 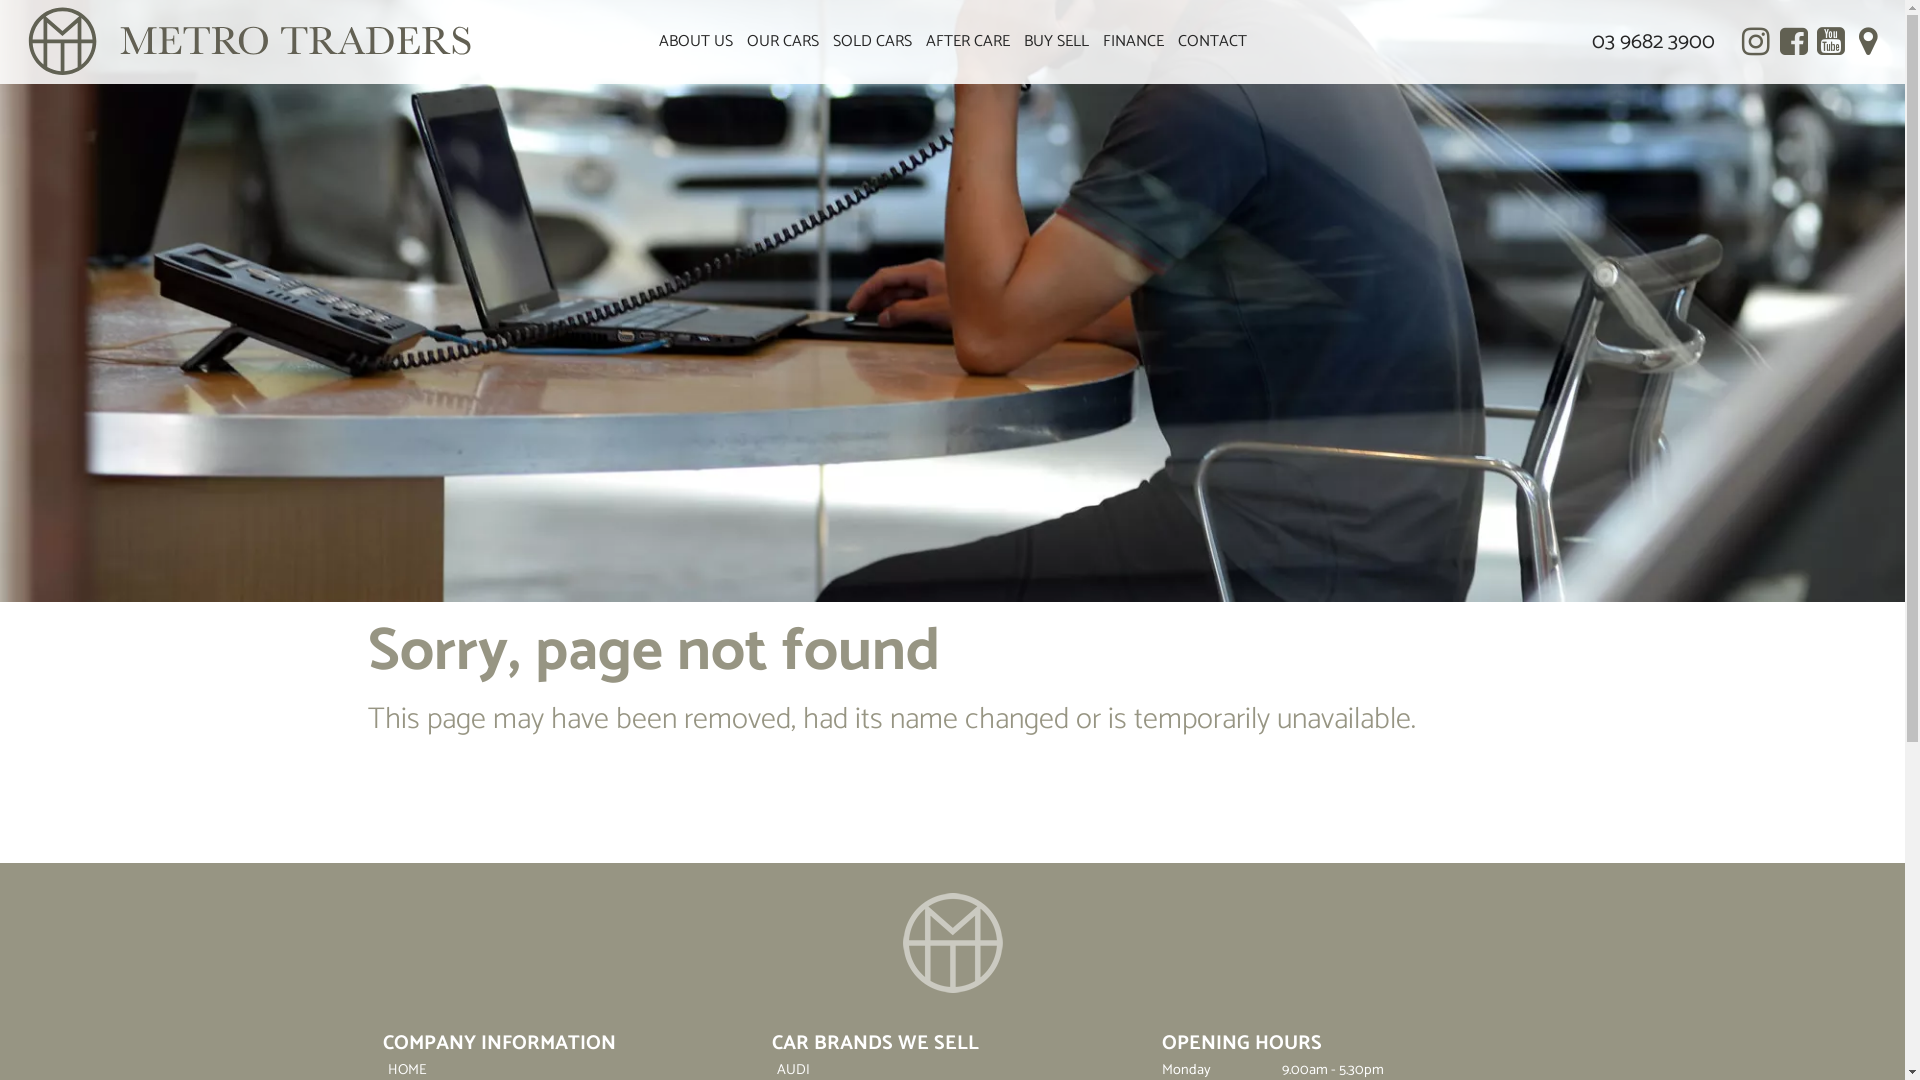 I want to click on 'CONTACT', so click(x=1210, y=42).